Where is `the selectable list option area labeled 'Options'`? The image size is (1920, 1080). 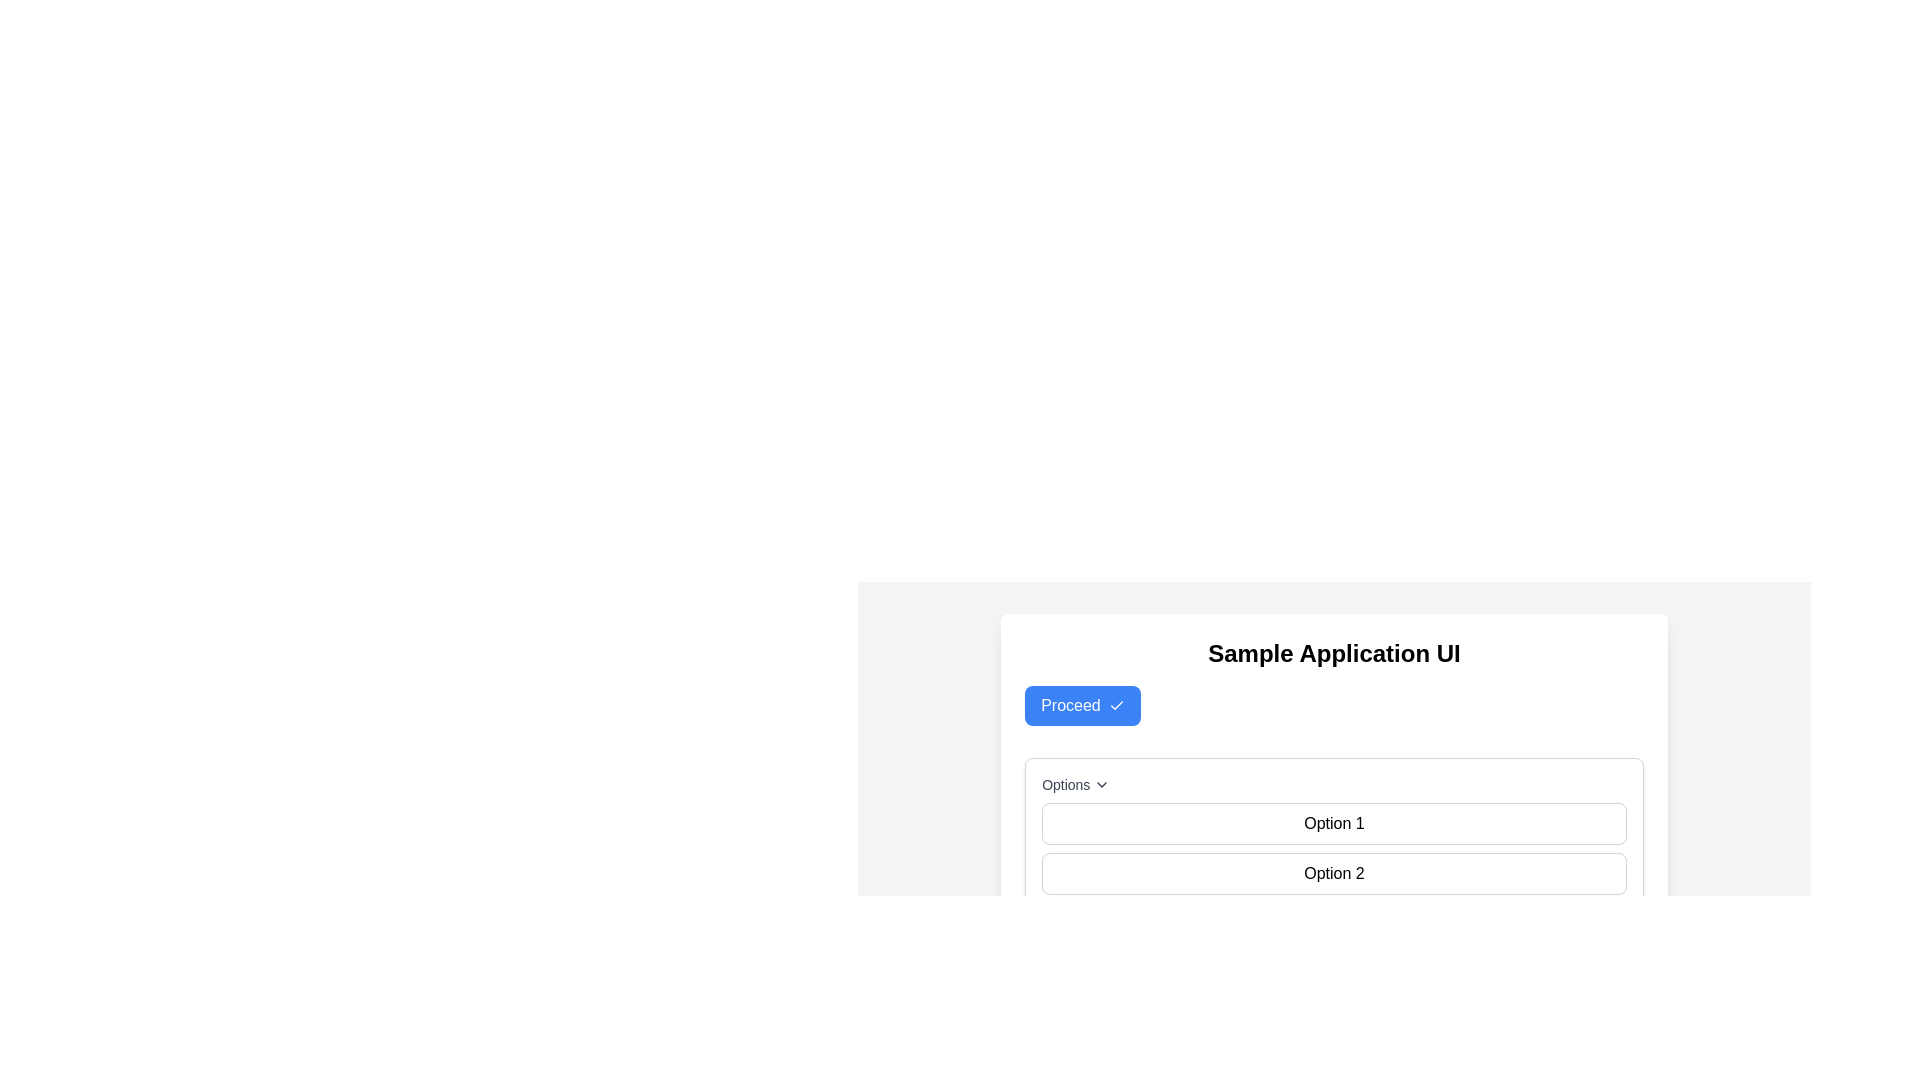 the selectable list option area labeled 'Options' is located at coordinates (1334, 859).